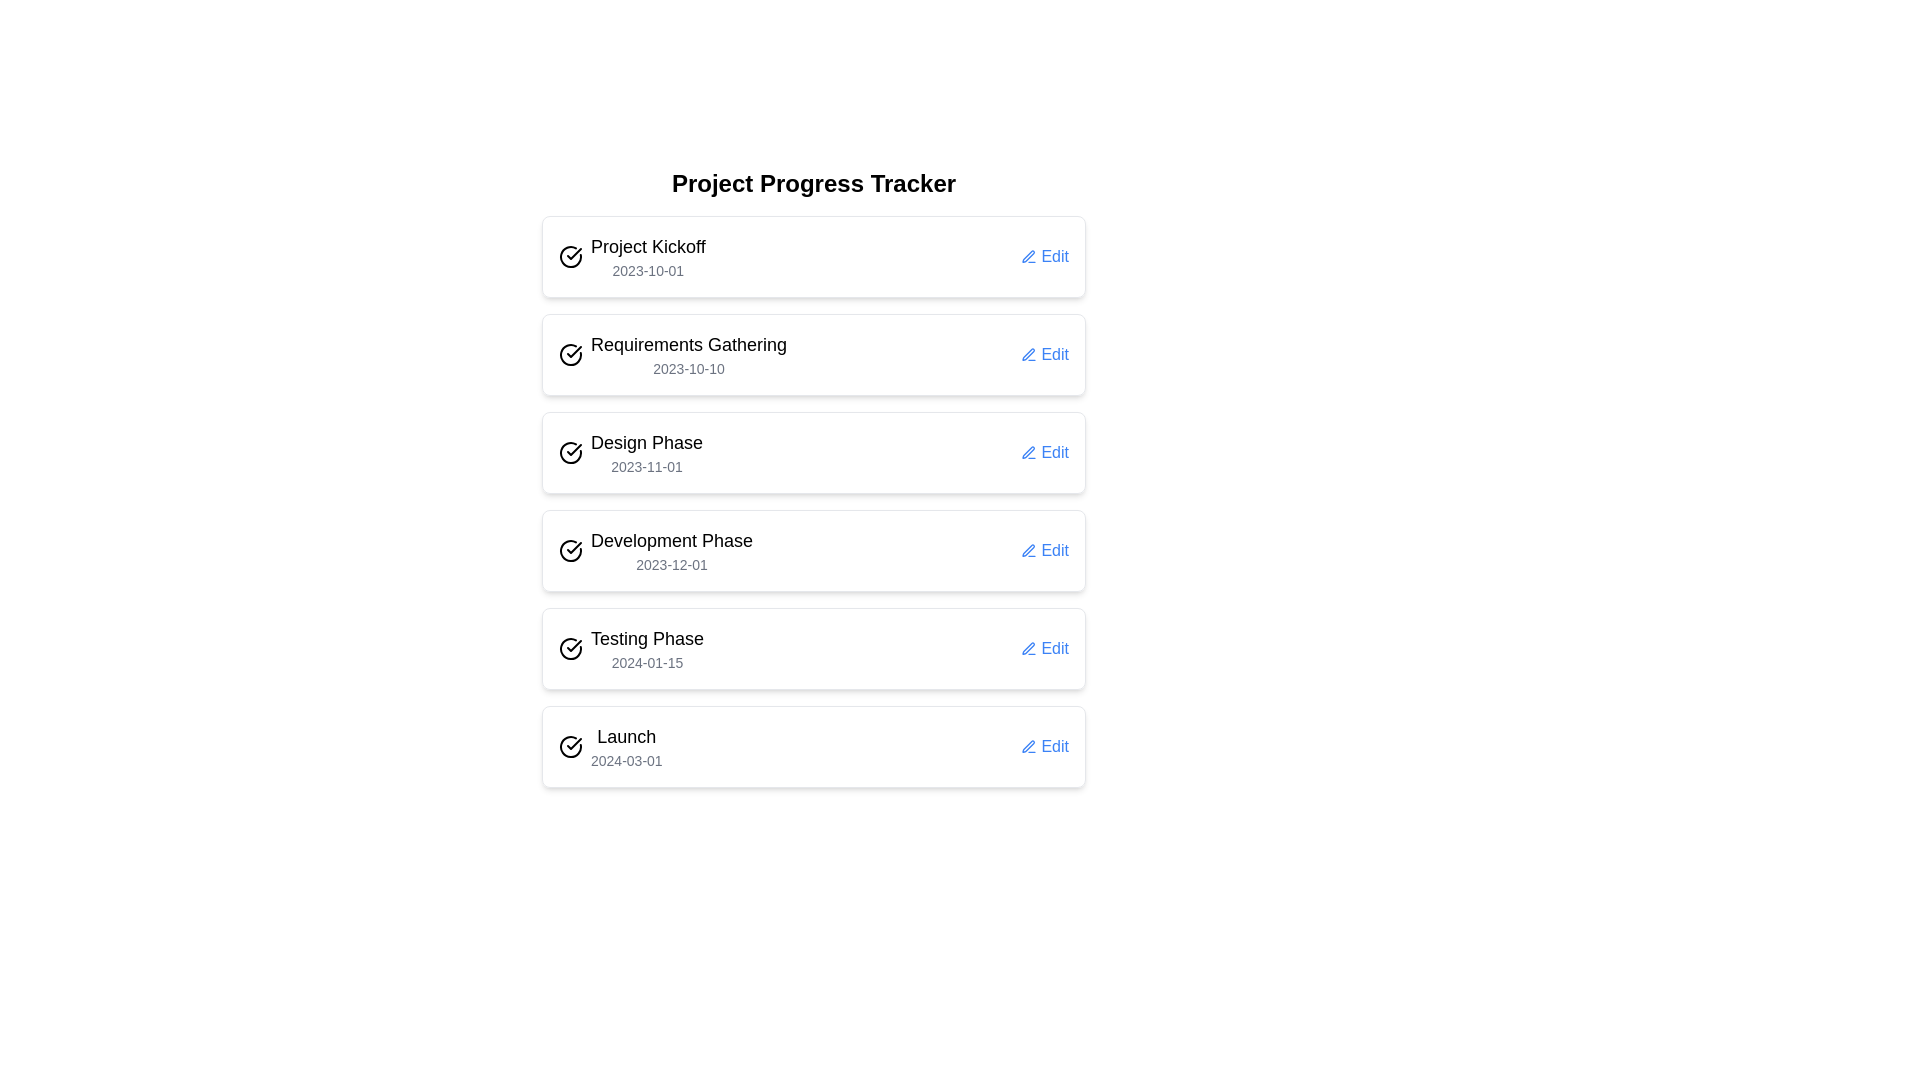 This screenshot has width=1920, height=1080. I want to click on the pen or edit icon located to the left of the 'Edit' label in the top-right corner of the project phase section, so click(1029, 747).